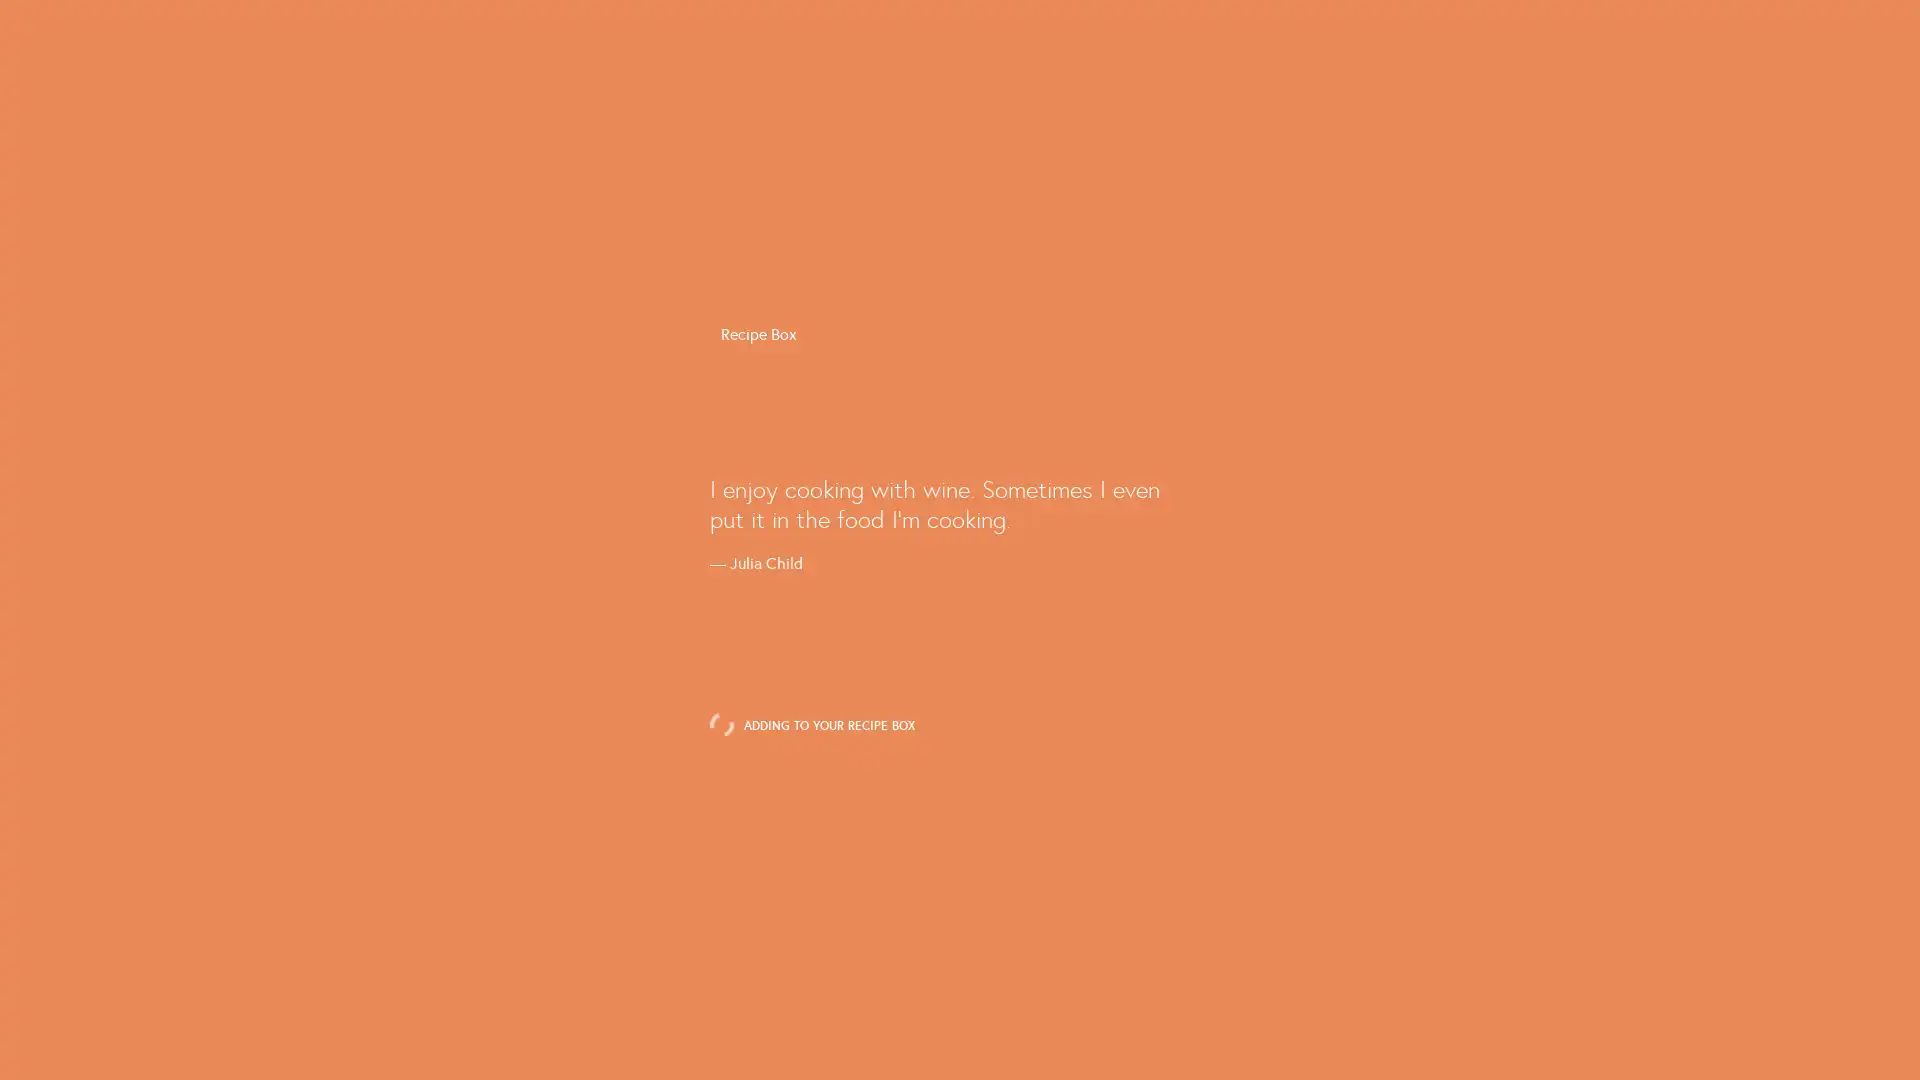 Image resolution: width=1920 pixels, height=1080 pixels. Describe the element at coordinates (958, 526) in the screenshot. I see `Connect with Facebook` at that location.